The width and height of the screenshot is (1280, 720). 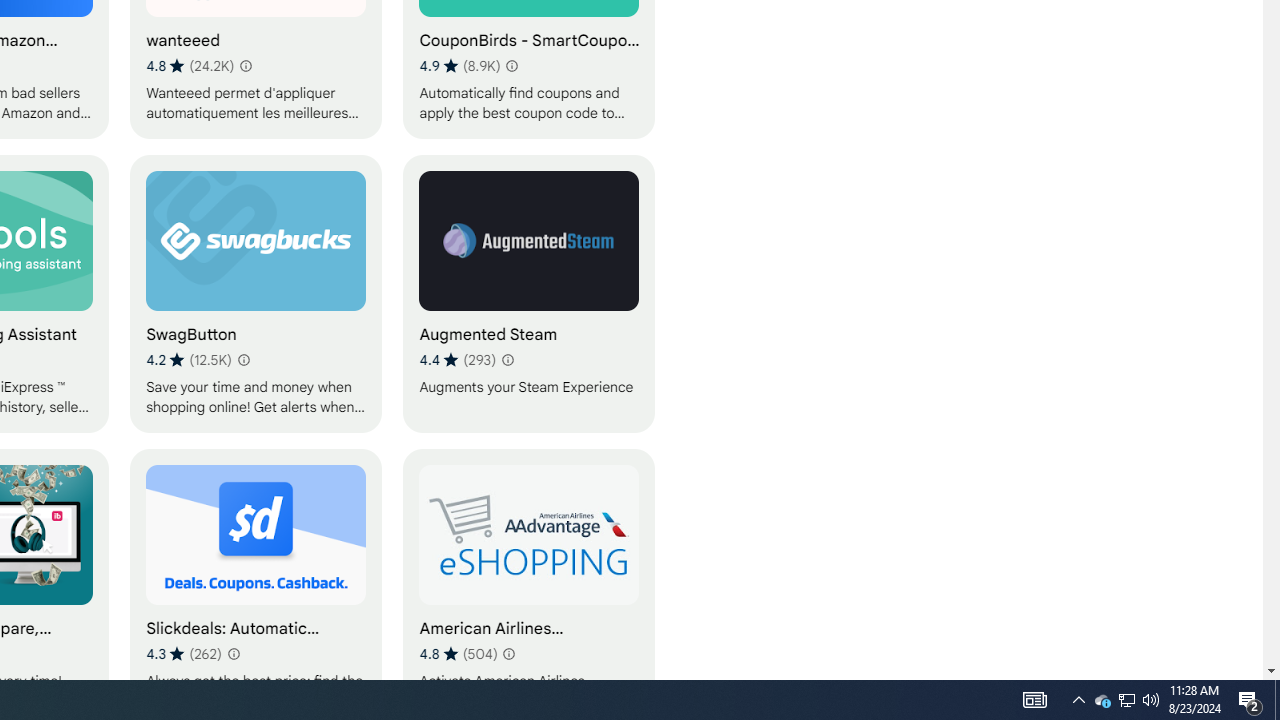 What do you see at coordinates (188, 360) in the screenshot?
I see `'Average rating 4.2 out of 5 stars. 12.5K ratings.'` at bounding box center [188, 360].